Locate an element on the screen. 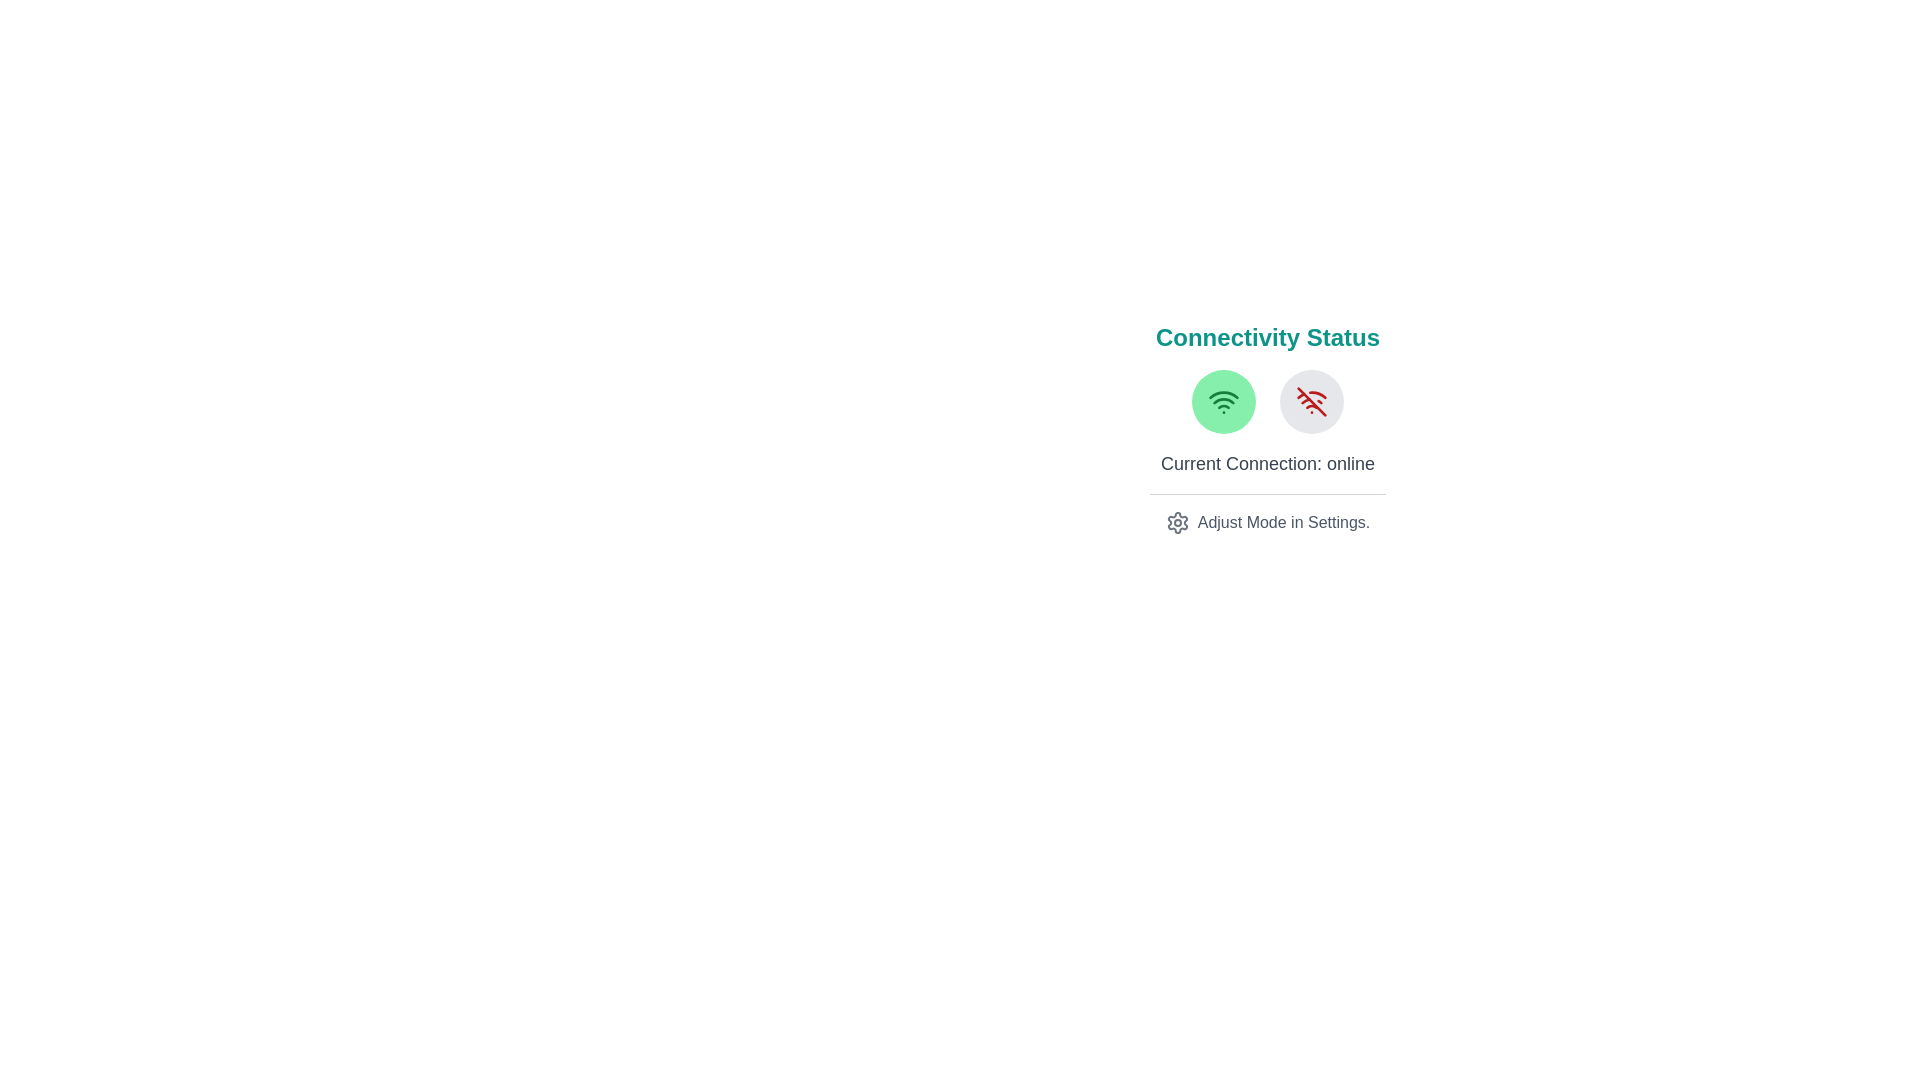 This screenshot has width=1920, height=1080. the settings icon to examine the 'Settings' section message is located at coordinates (1177, 522).